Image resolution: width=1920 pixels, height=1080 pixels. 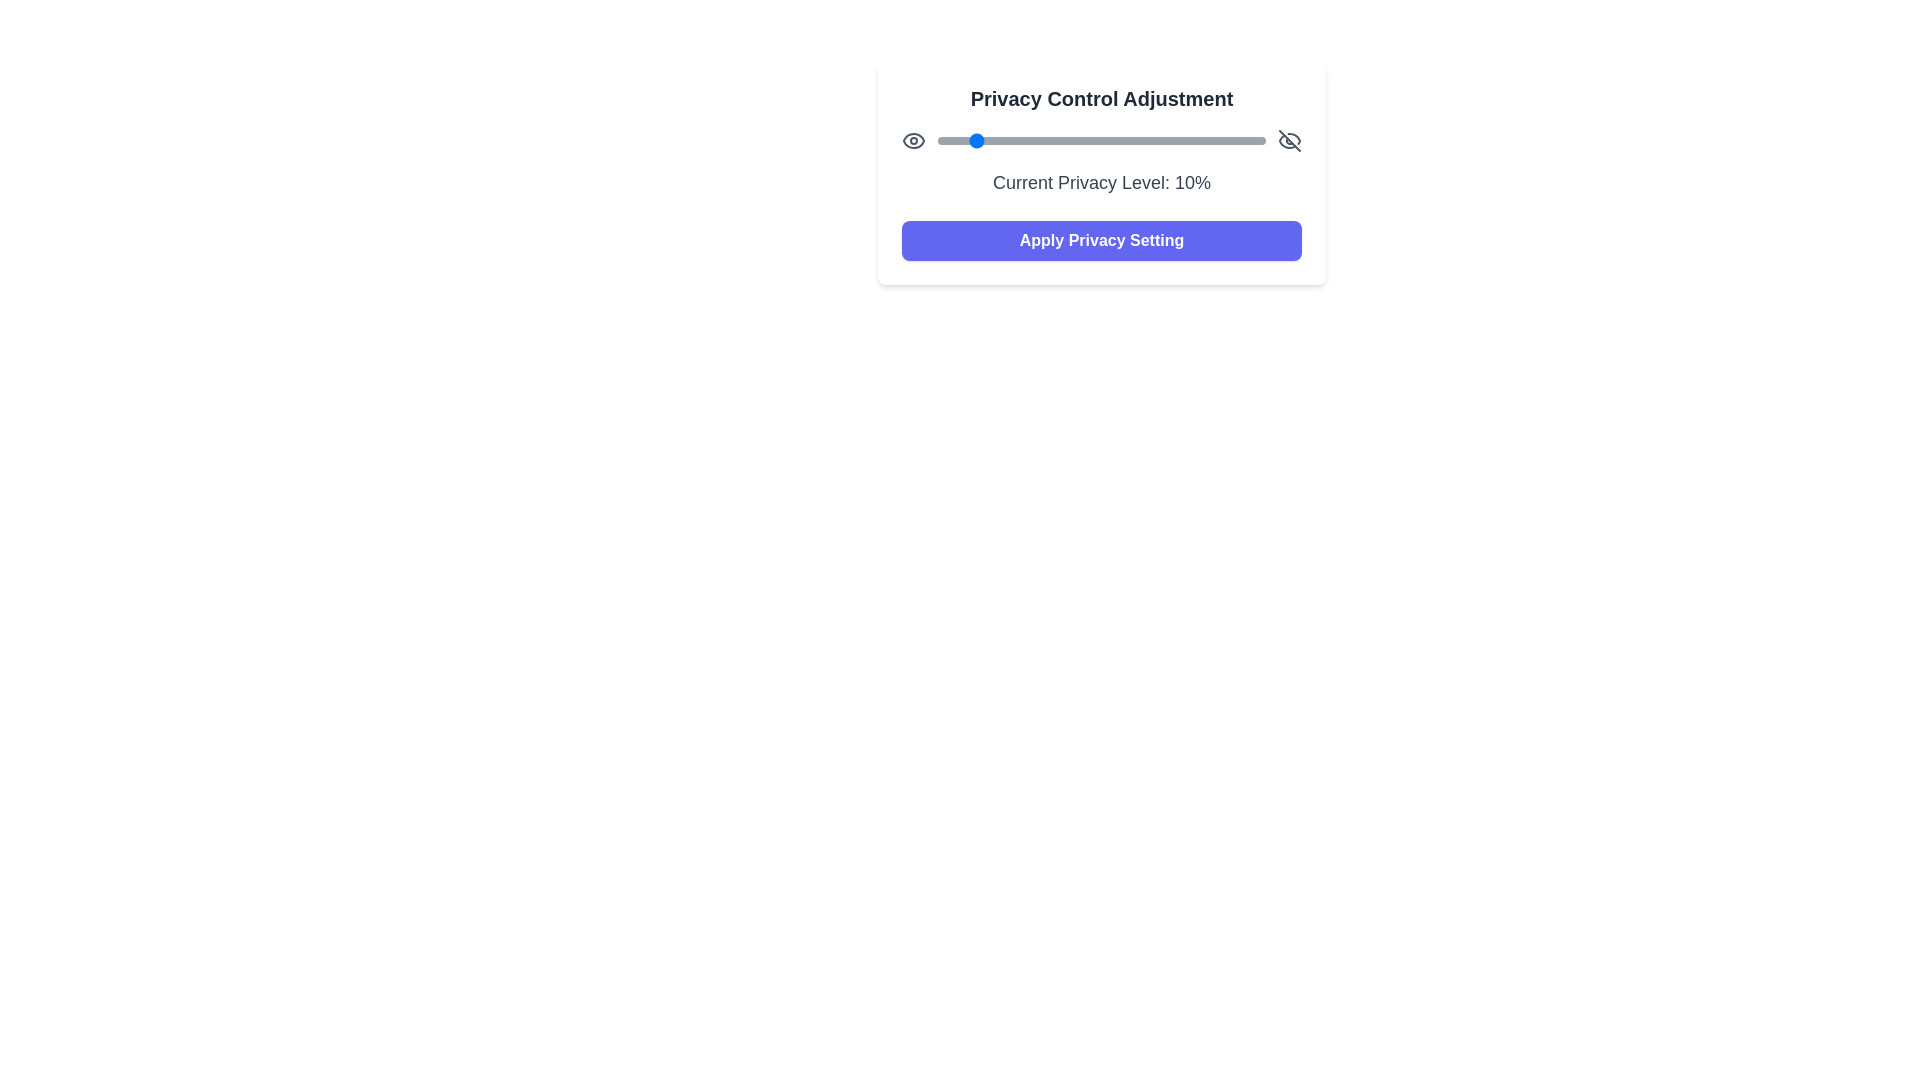 What do you see at coordinates (1290, 140) in the screenshot?
I see `the eye-off icon to toggle its functionality` at bounding box center [1290, 140].